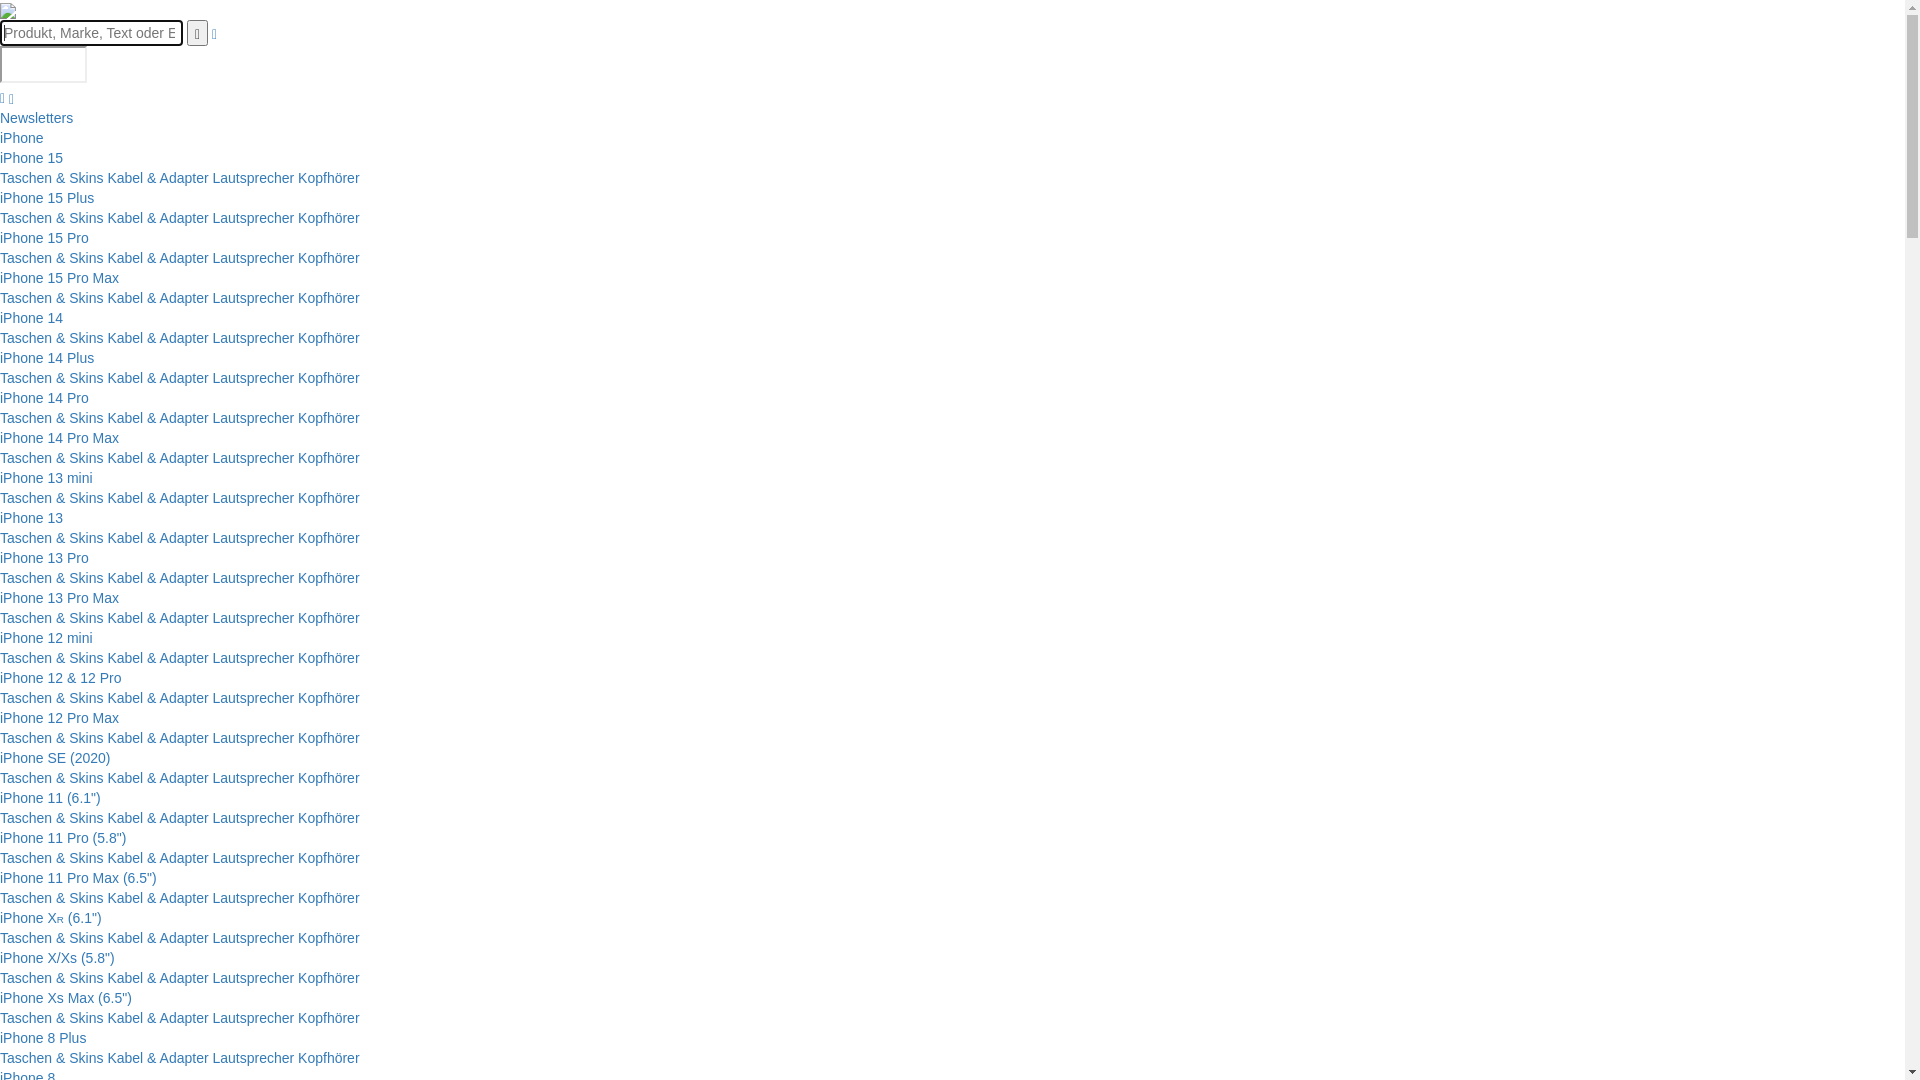 The image size is (1920, 1080). Describe the element at coordinates (59, 437) in the screenshot. I see `'iPhone 14 Pro Max'` at that location.